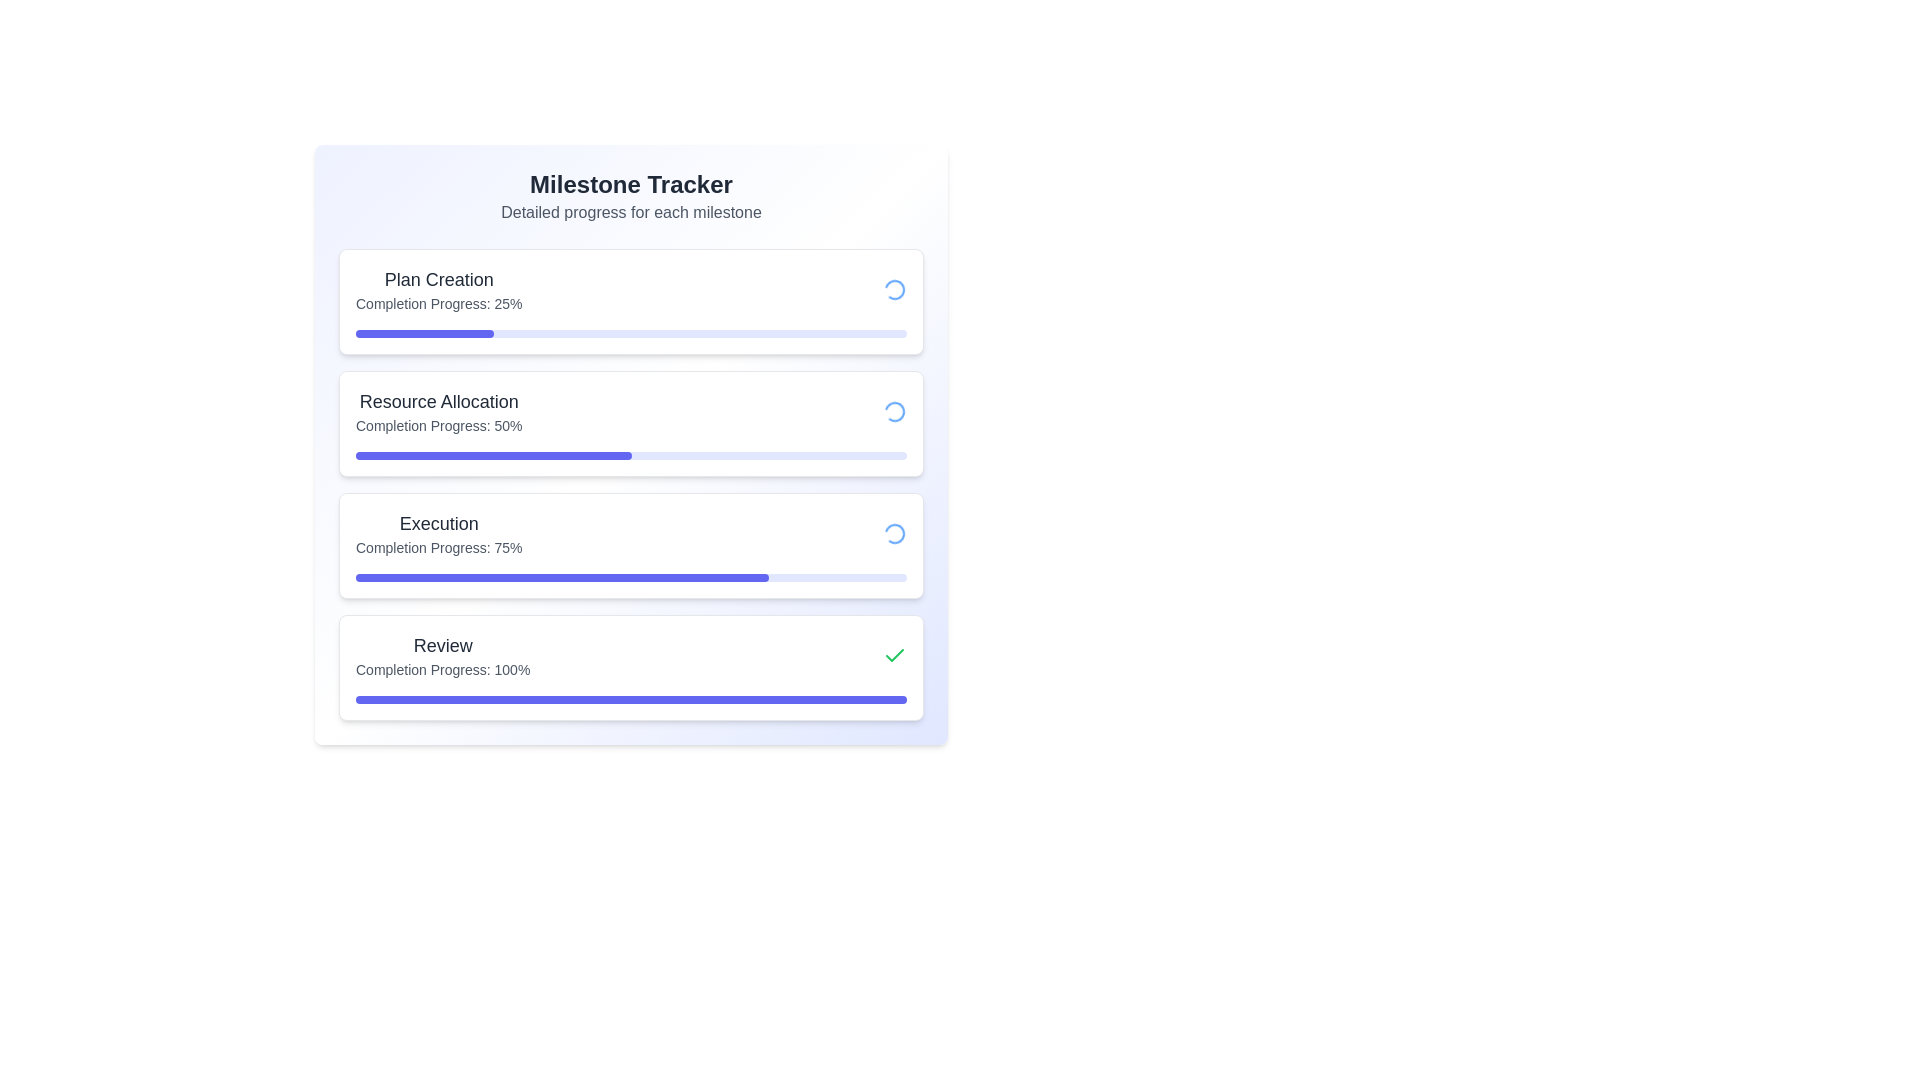 The width and height of the screenshot is (1920, 1080). What do you see at coordinates (893, 289) in the screenshot?
I see `the loading spinner icon located at the top-right part of the 'Plan Creation' section in the 'Milestone Tracker', which indicates a processing status` at bounding box center [893, 289].